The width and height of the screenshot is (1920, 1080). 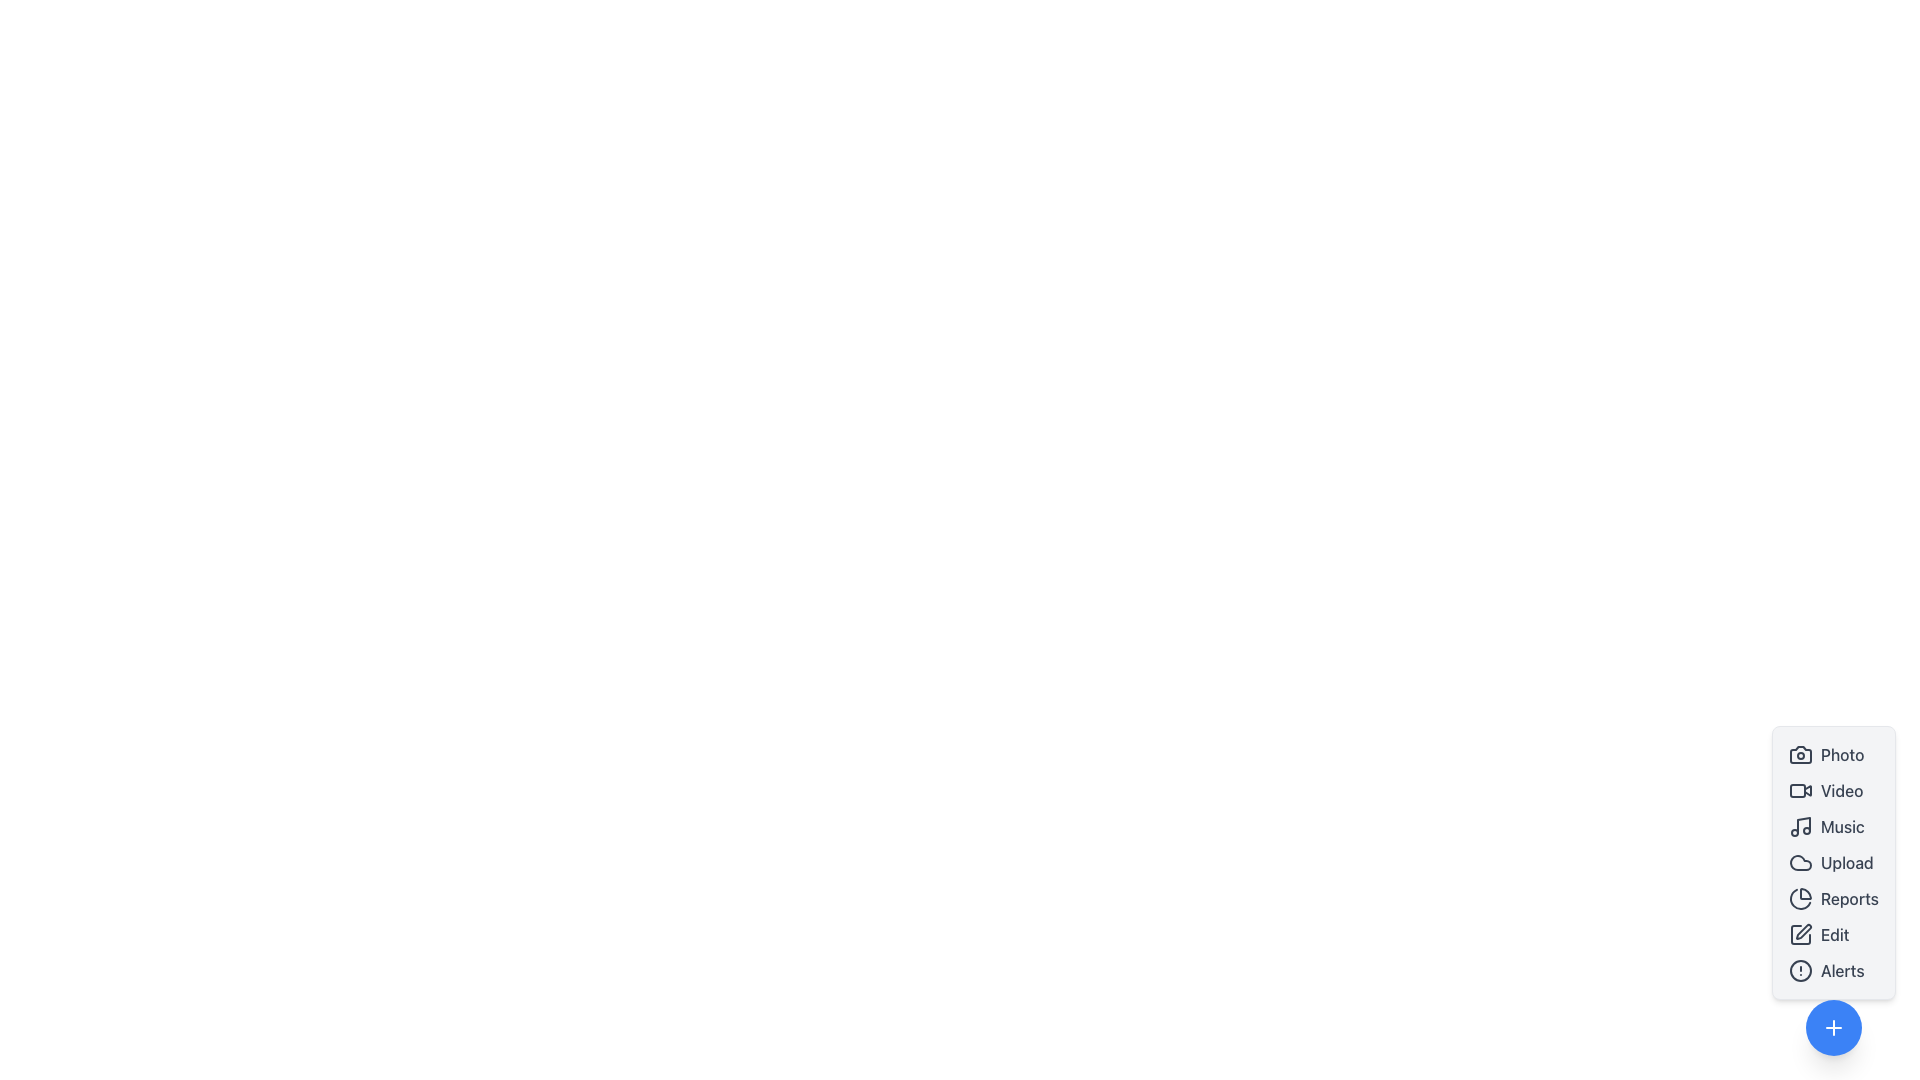 What do you see at coordinates (1800, 970) in the screenshot?
I see `the SVG Circle representing the key notification aspect in the alert icon located at the bottom-right corner of the interface` at bounding box center [1800, 970].